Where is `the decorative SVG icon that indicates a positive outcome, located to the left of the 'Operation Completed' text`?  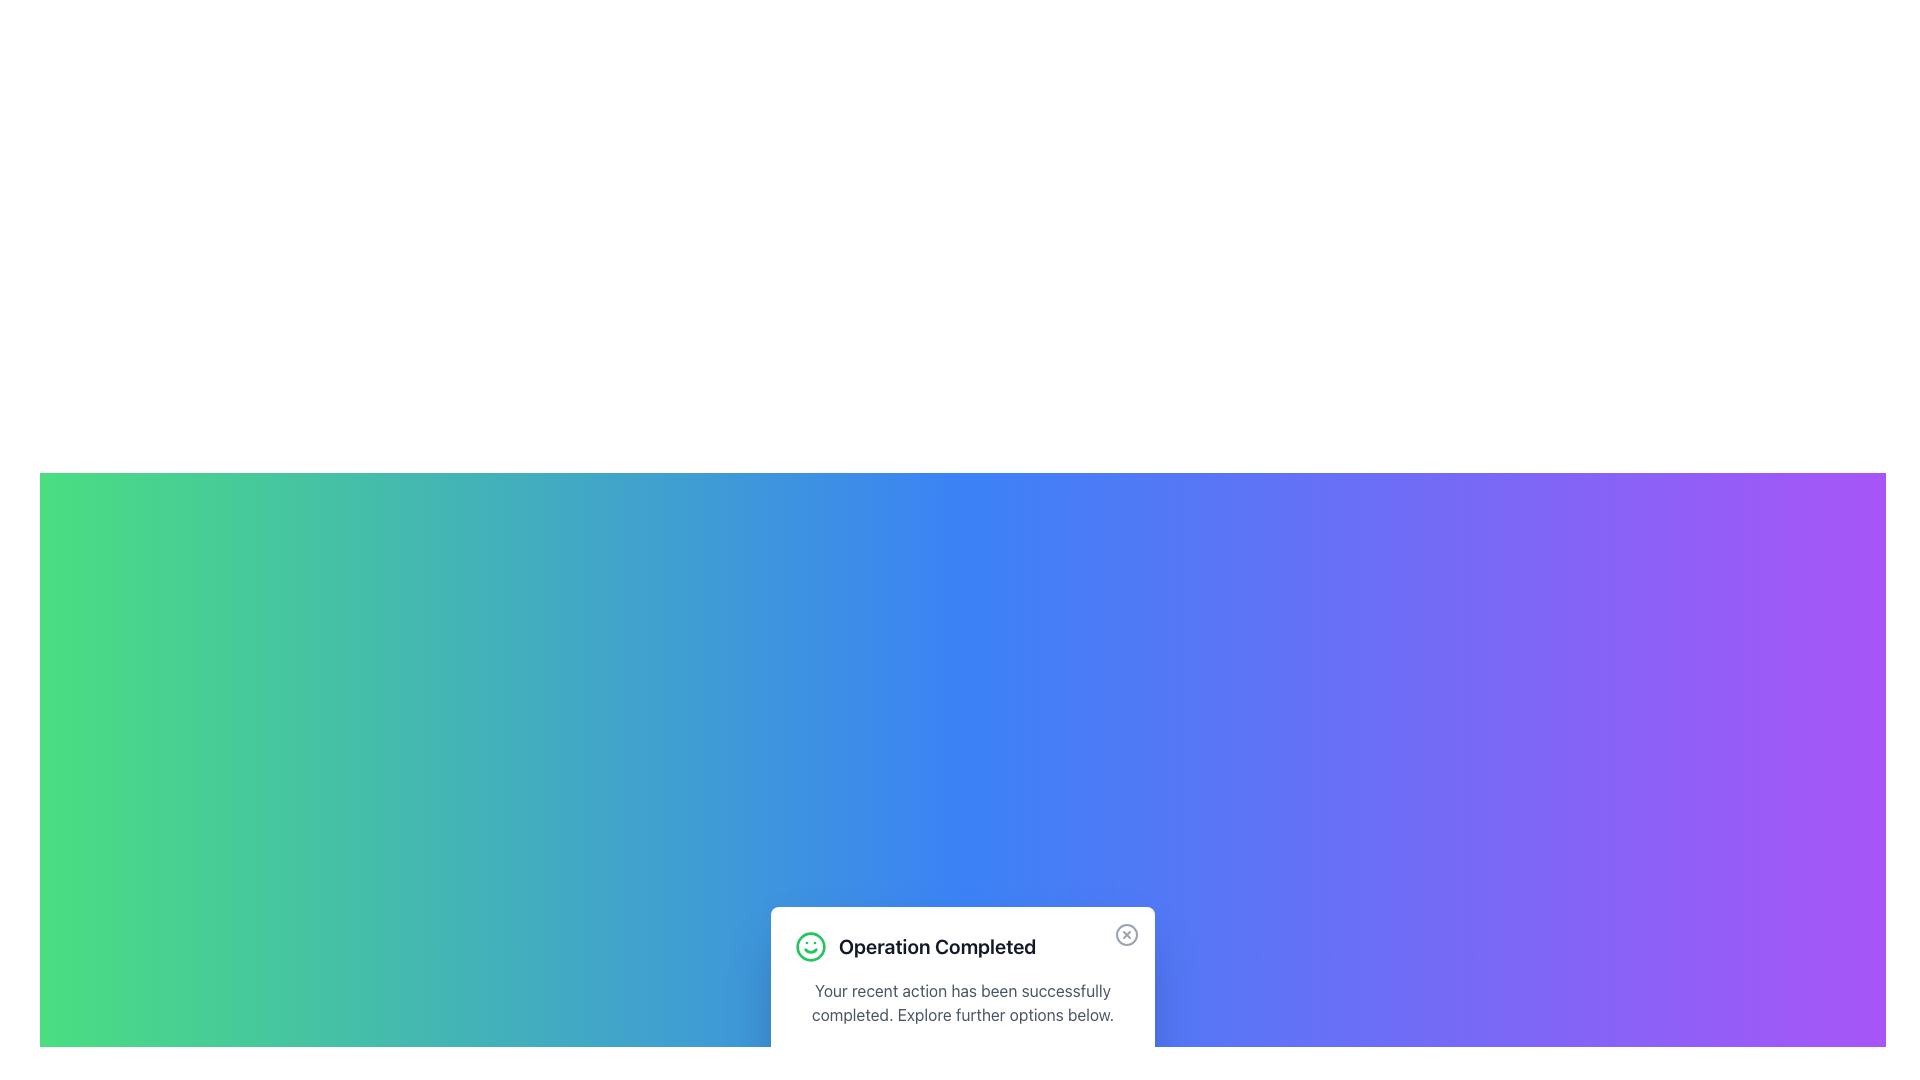
the decorative SVG icon that indicates a positive outcome, located to the left of the 'Operation Completed' text is located at coordinates (811, 946).